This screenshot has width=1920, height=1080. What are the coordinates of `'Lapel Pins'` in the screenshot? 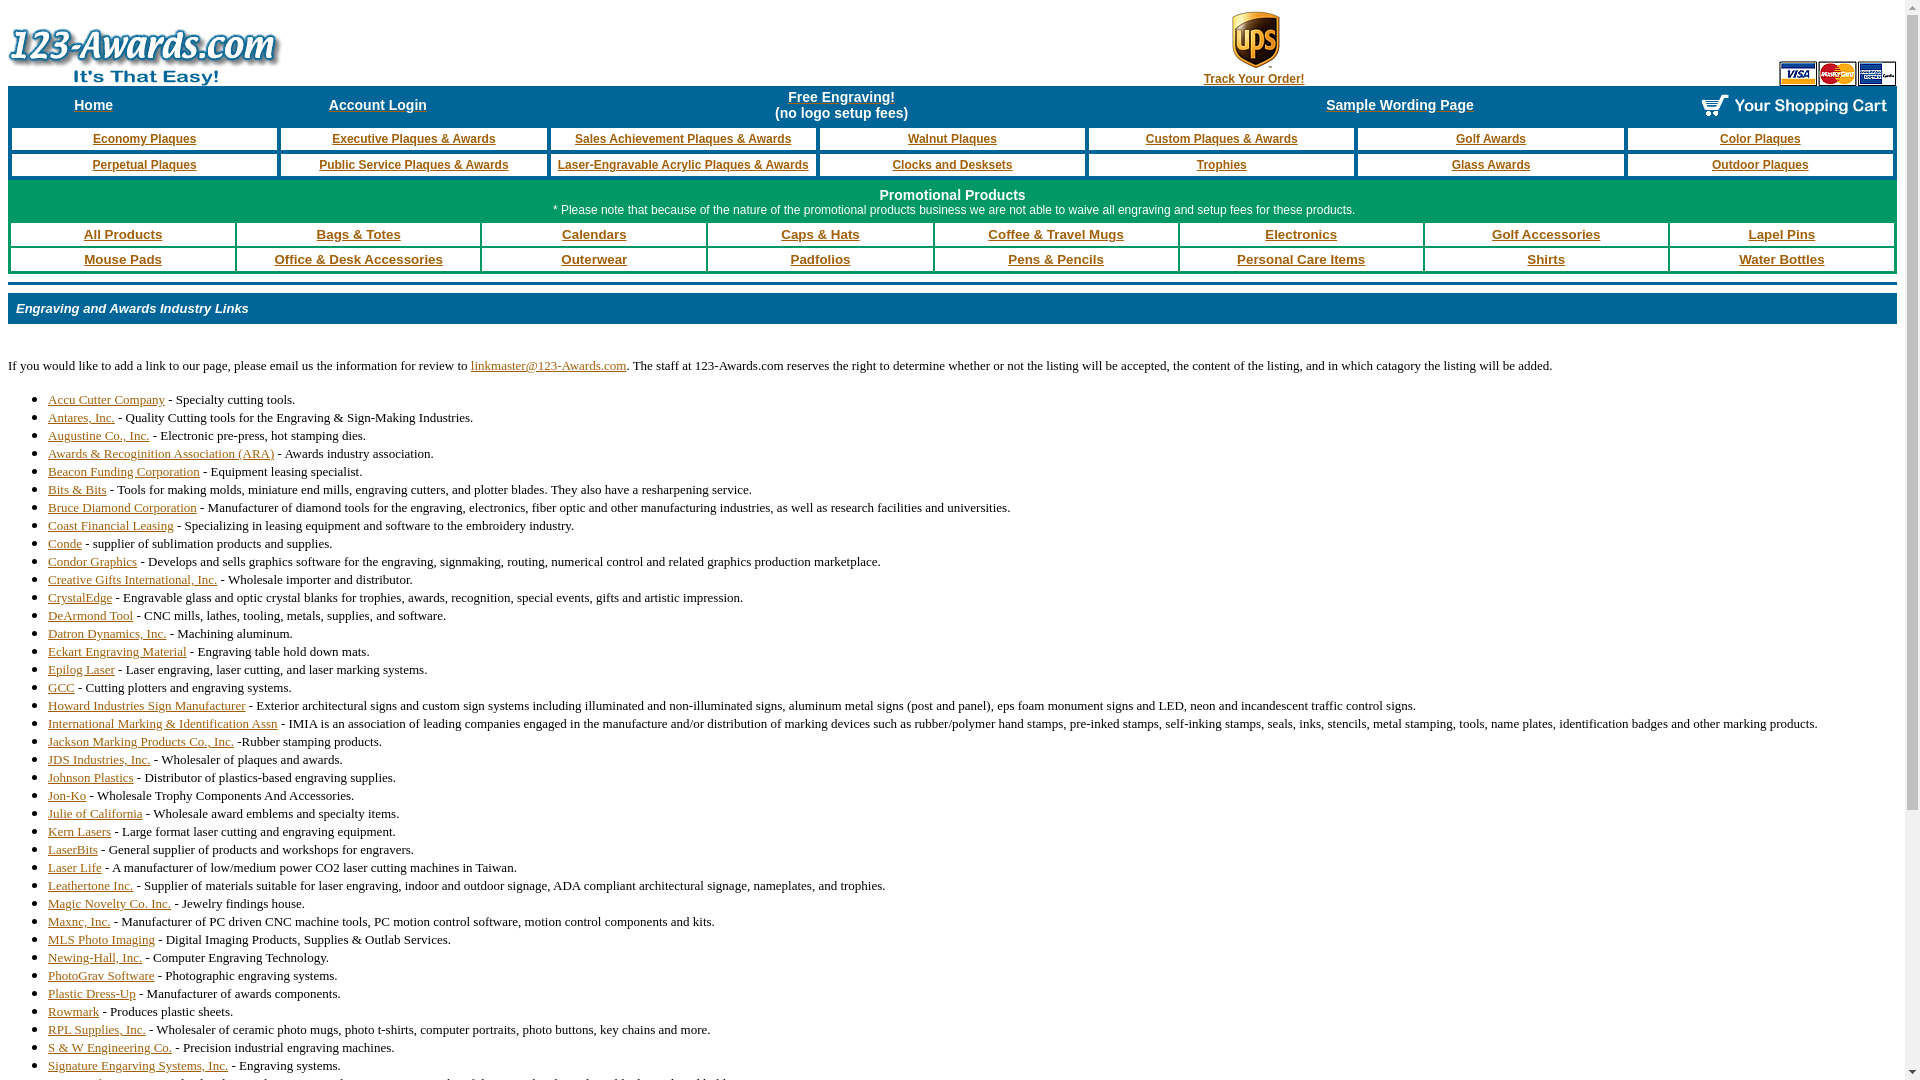 It's located at (1782, 233).